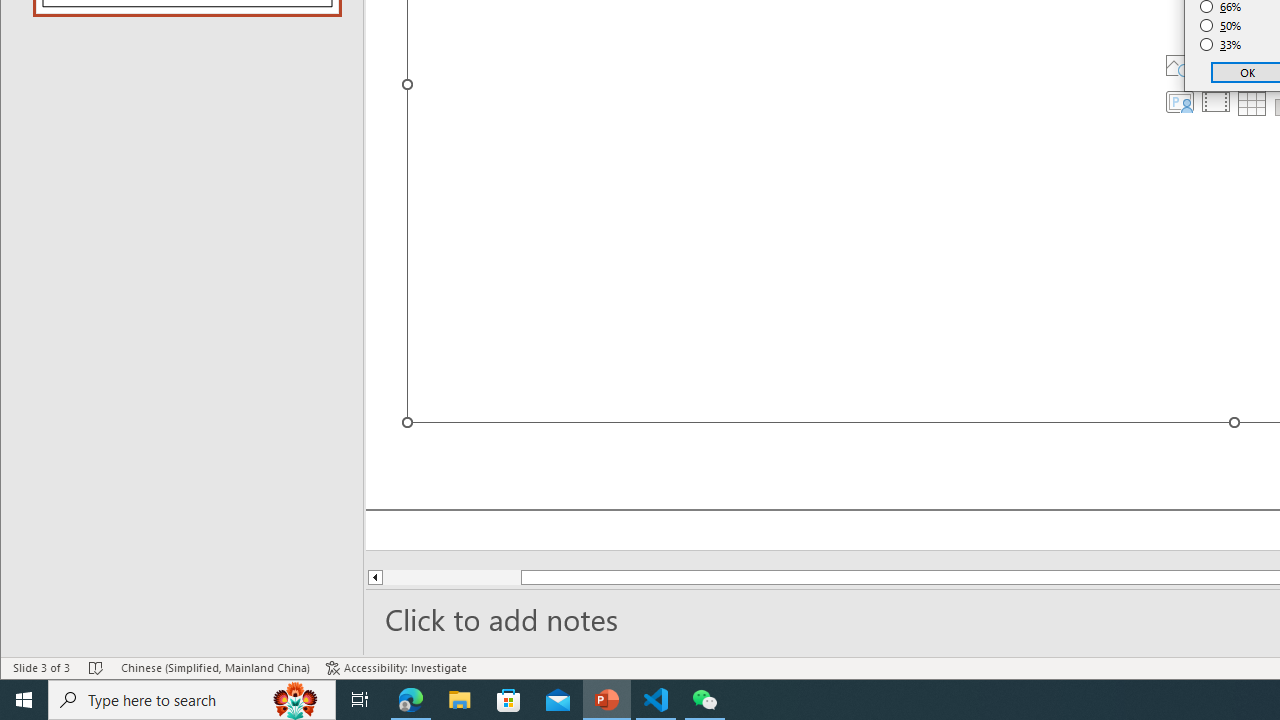 This screenshot has width=1280, height=720. What do you see at coordinates (1220, 45) in the screenshot?
I see `'33%'` at bounding box center [1220, 45].